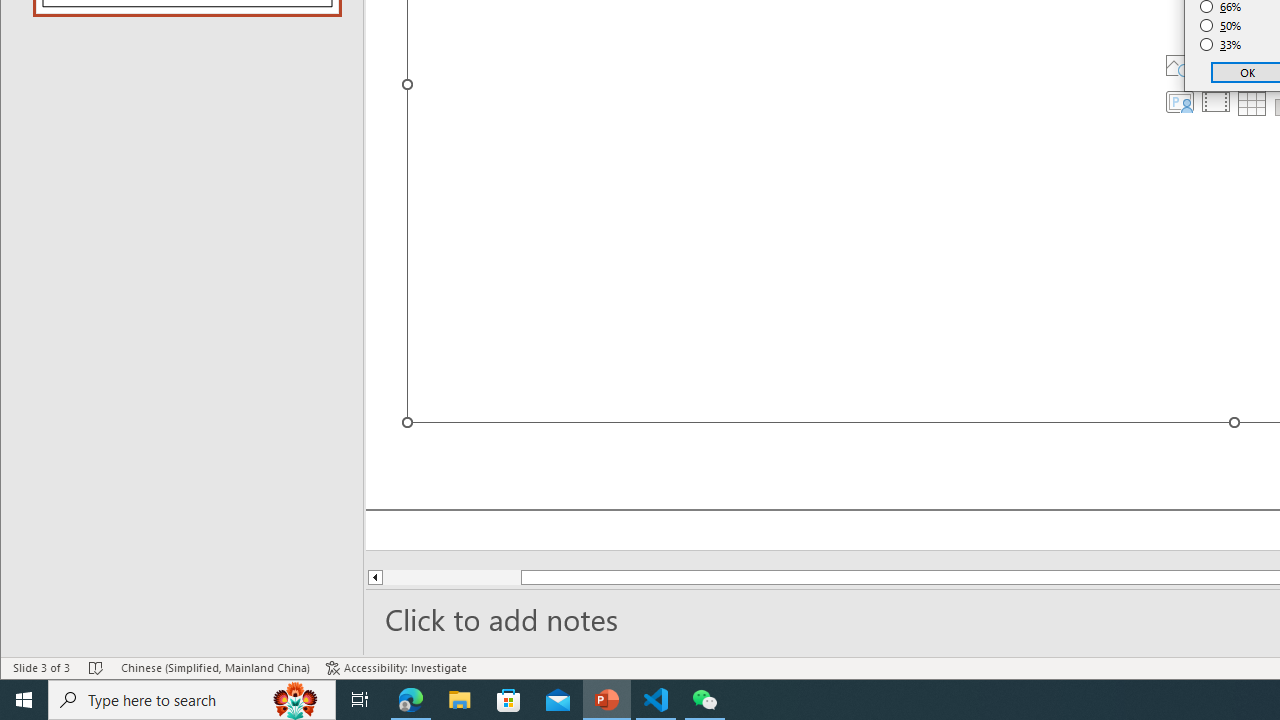 This screenshot has width=1280, height=720. What do you see at coordinates (1220, 45) in the screenshot?
I see `'33%'` at bounding box center [1220, 45].